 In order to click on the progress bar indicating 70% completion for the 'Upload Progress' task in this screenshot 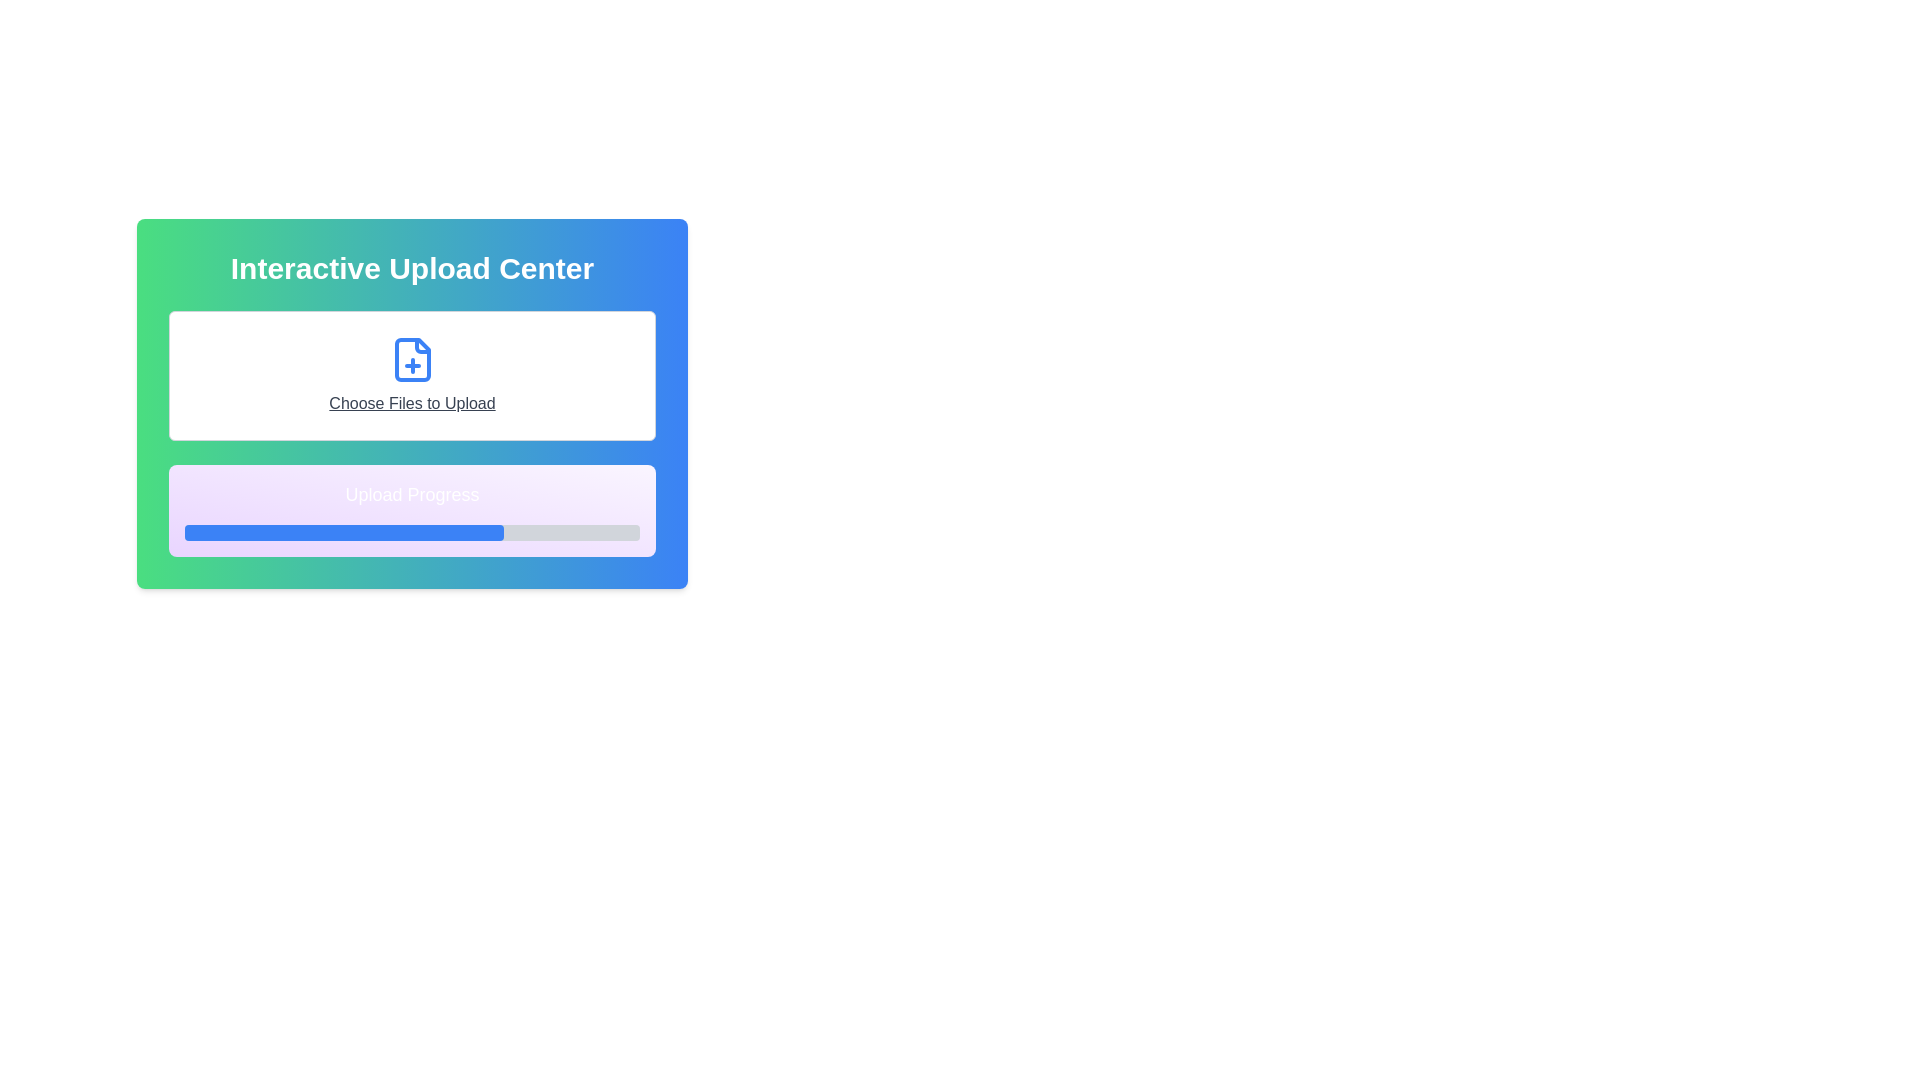, I will do `click(344, 531)`.